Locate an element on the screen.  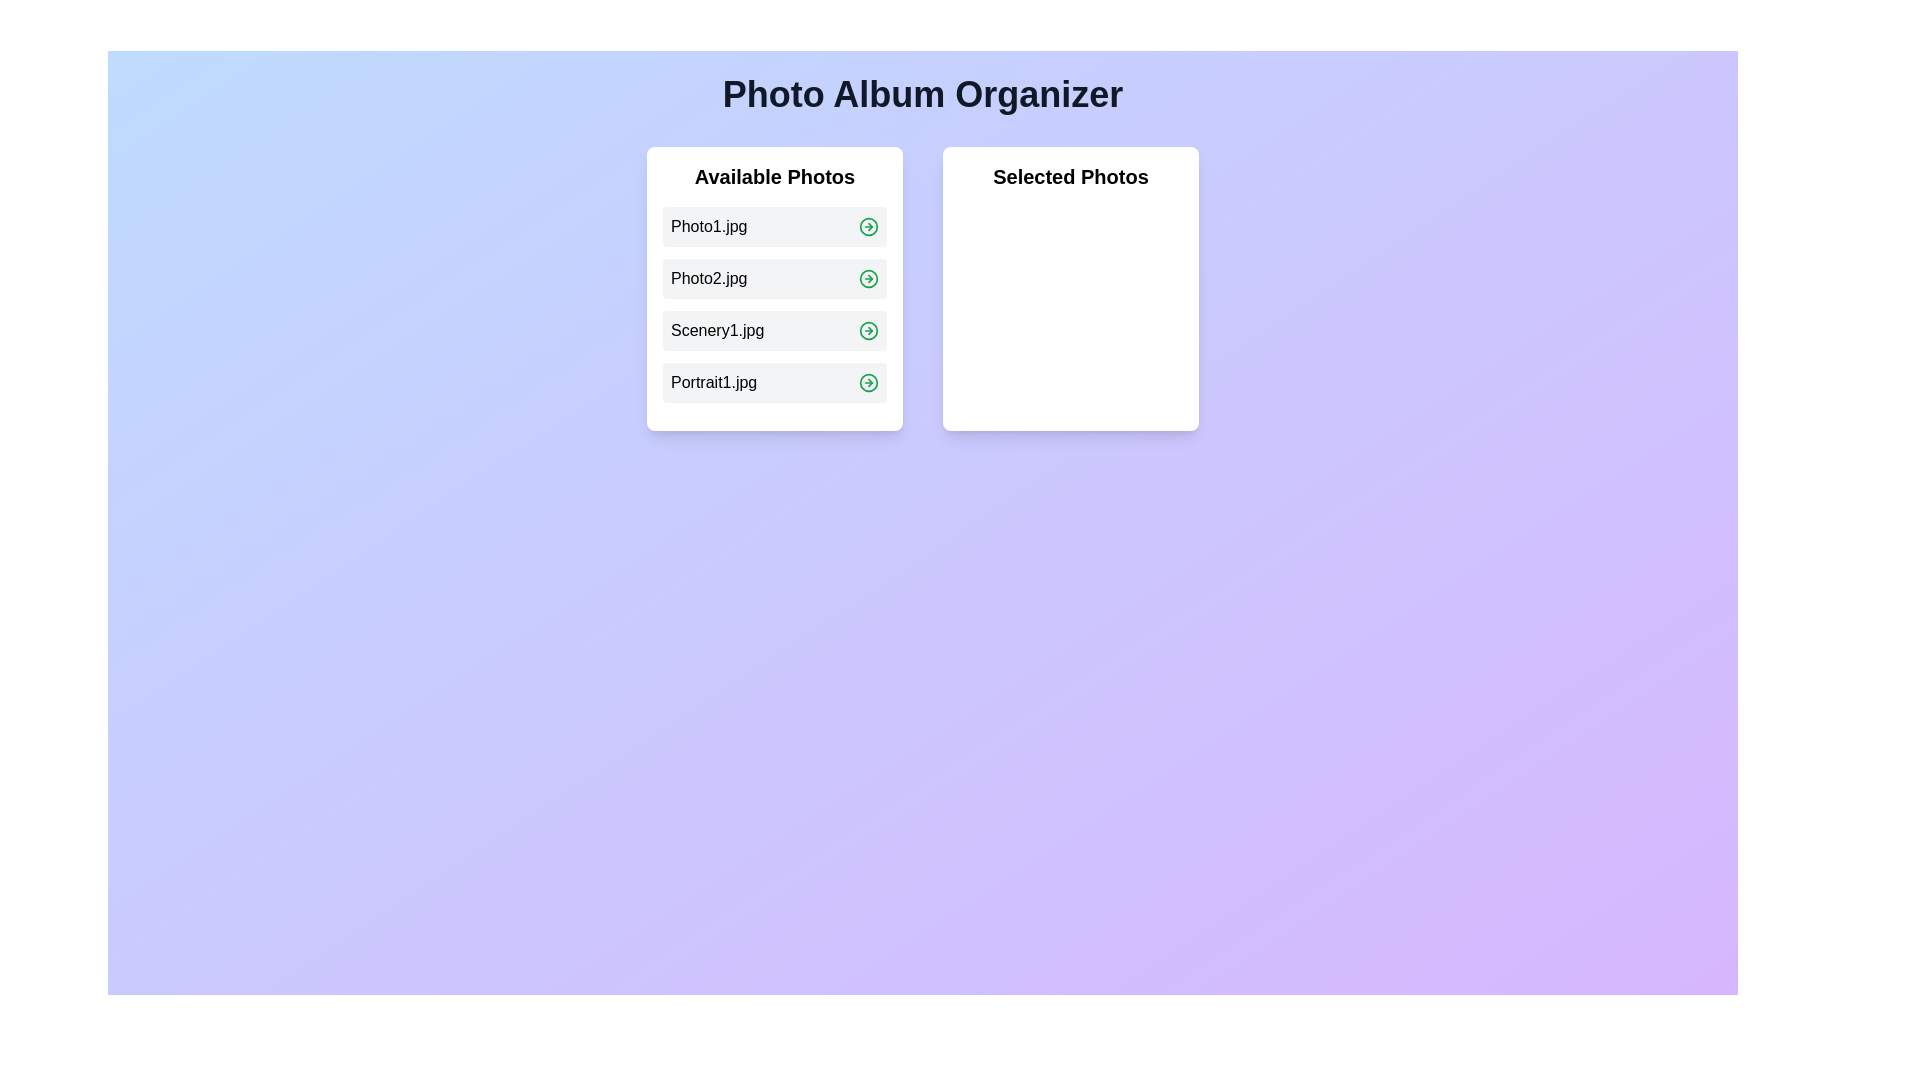
the green arrow icon next to the photo named Photo2.jpg to move it to the 'Selected Photos' list is located at coordinates (868, 278).